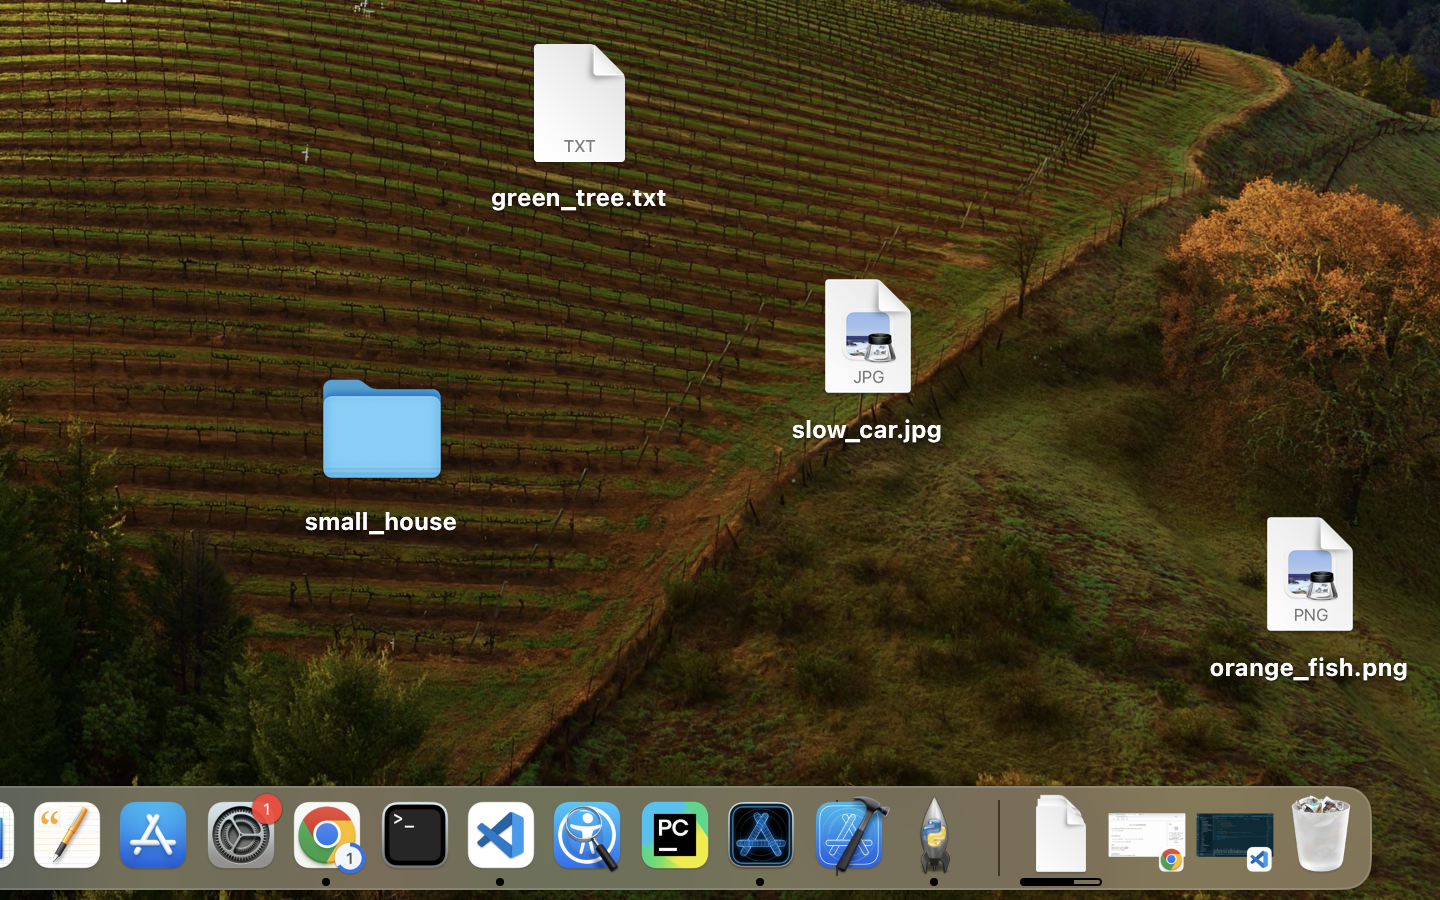 Image resolution: width=1440 pixels, height=900 pixels. What do you see at coordinates (996, 836) in the screenshot?
I see `'0.4285714328289032'` at bounding box center [996, 836].